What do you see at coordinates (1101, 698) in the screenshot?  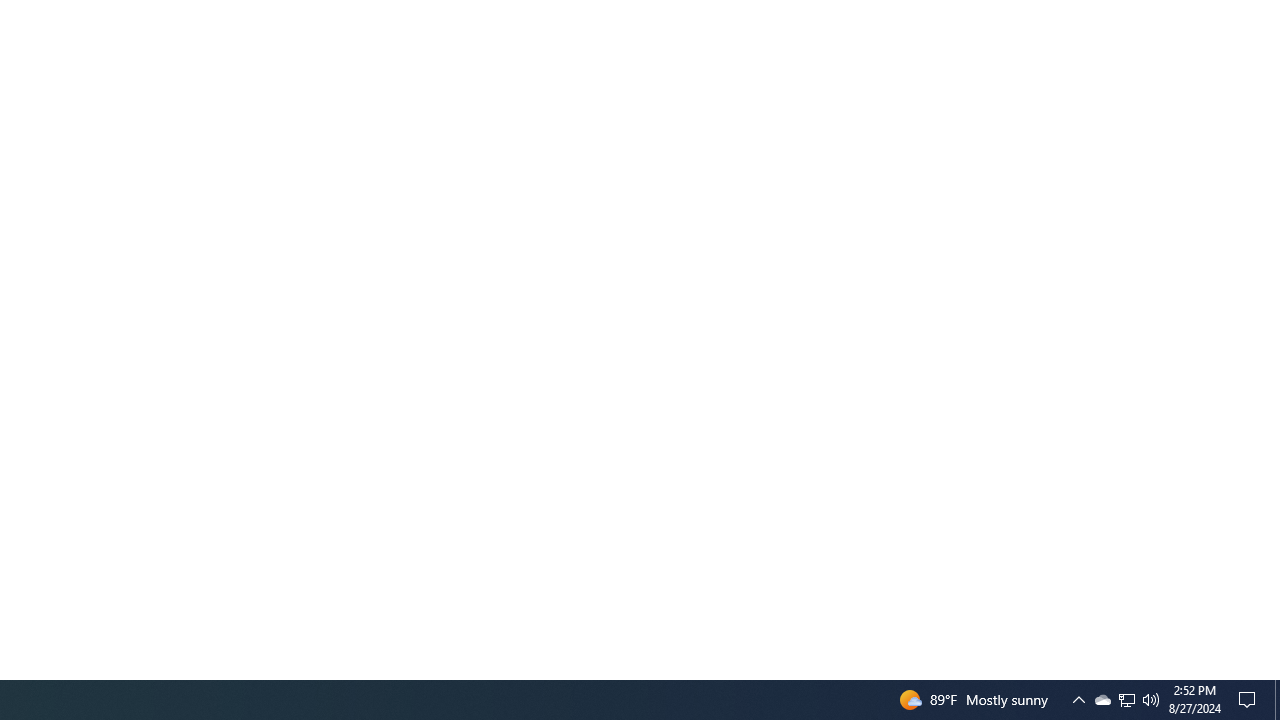 I see `'Q2790: 100%'` at bounding box center [1101, 698].